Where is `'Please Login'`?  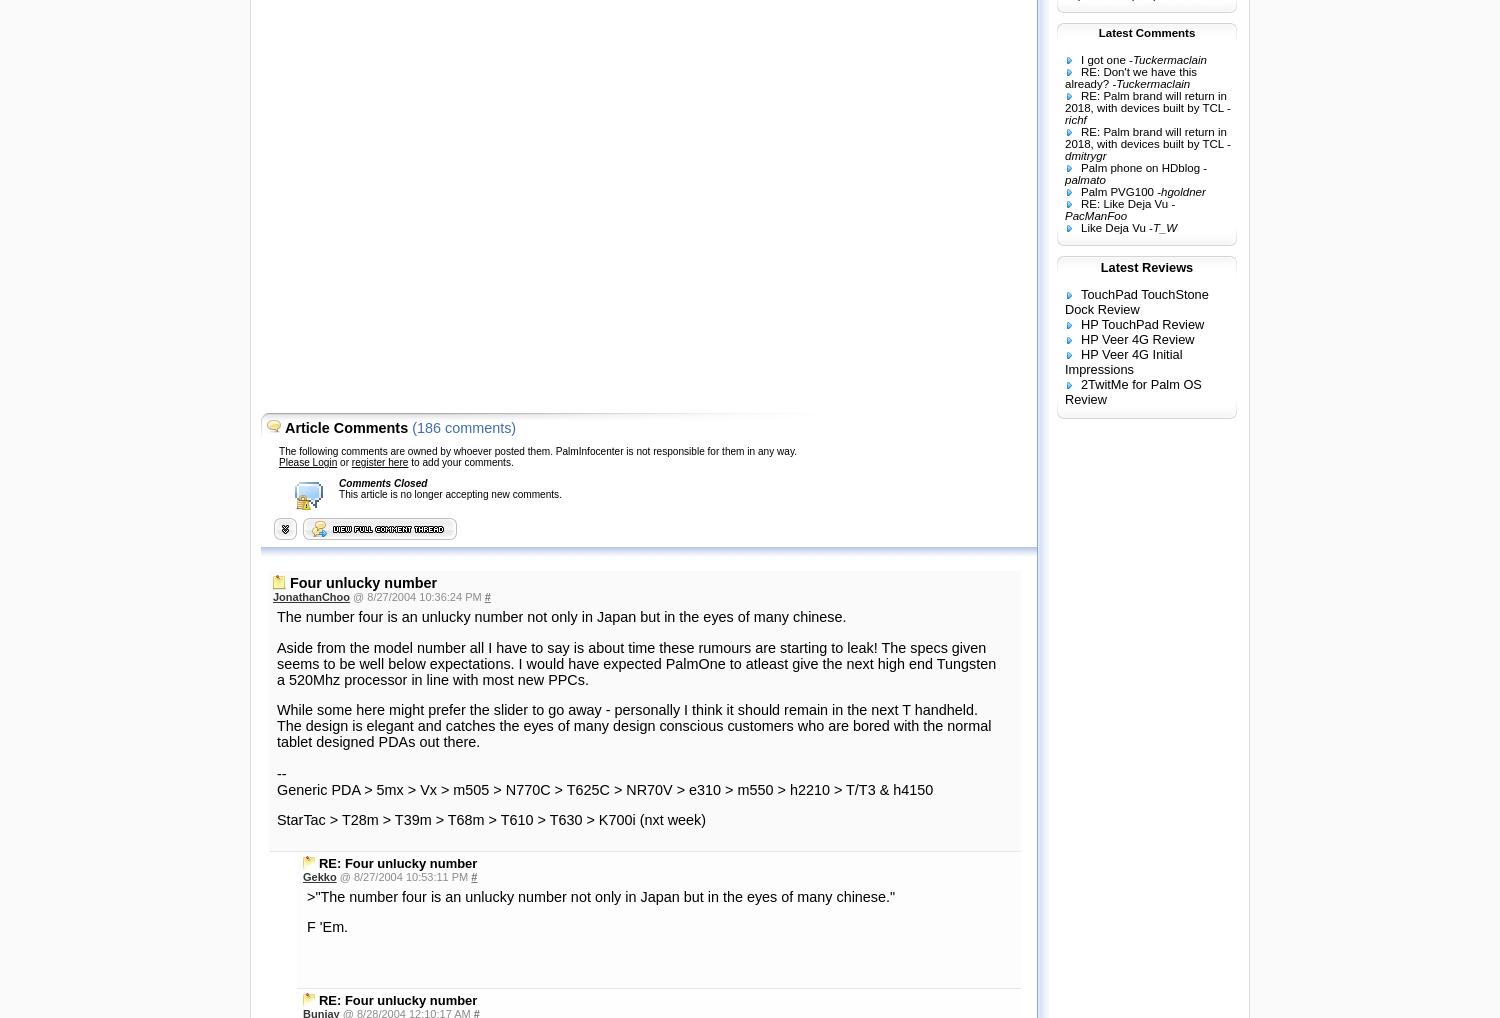 'Please Login' is located at coordinates (307, 461).